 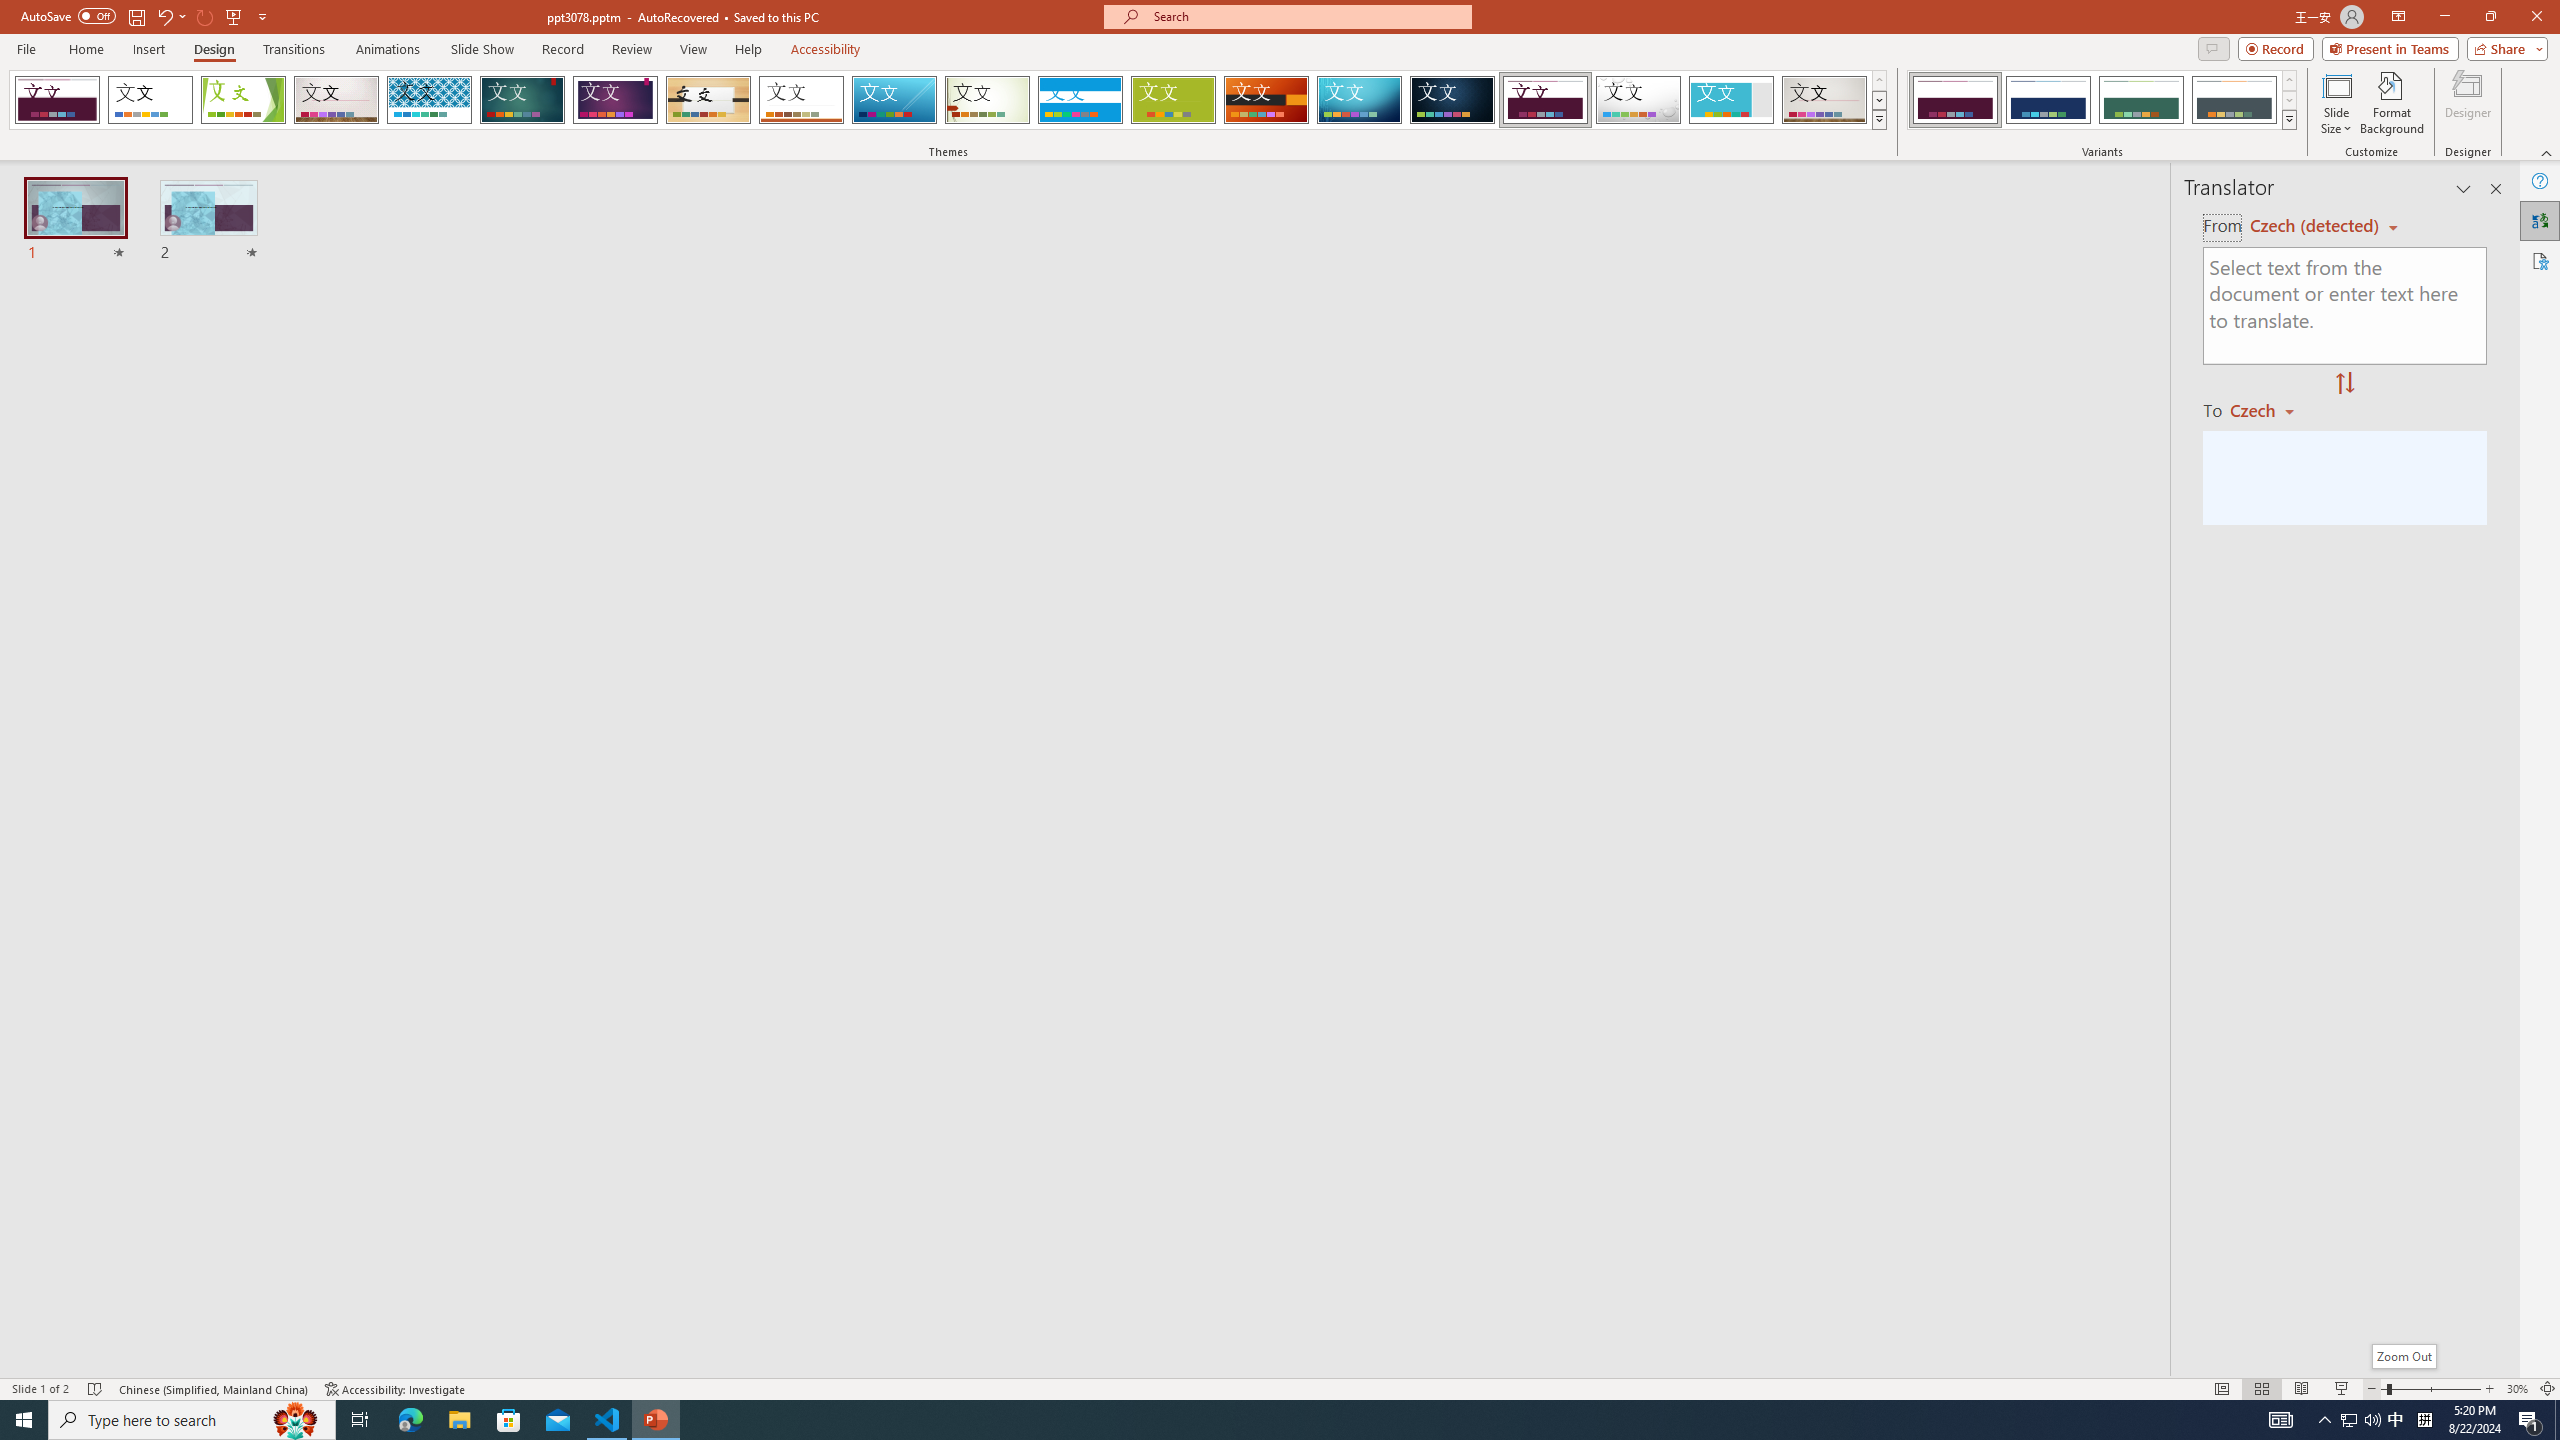 What do you see at coordinates (429, 99) in the screenshot?
I see `'Integral'` at bounding box center [429, 99].